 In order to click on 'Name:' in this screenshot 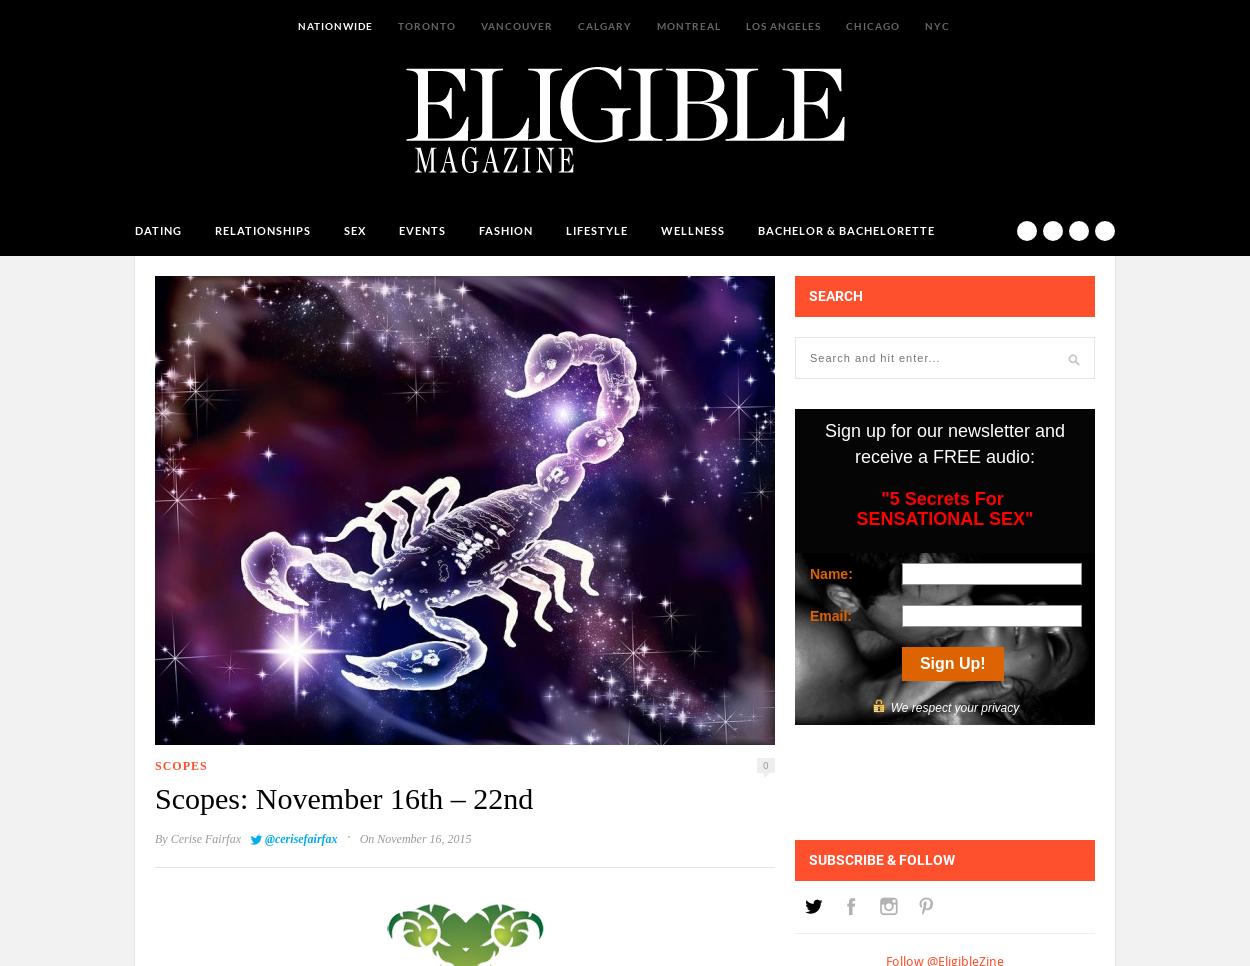, I will do `click(829, 572)`.